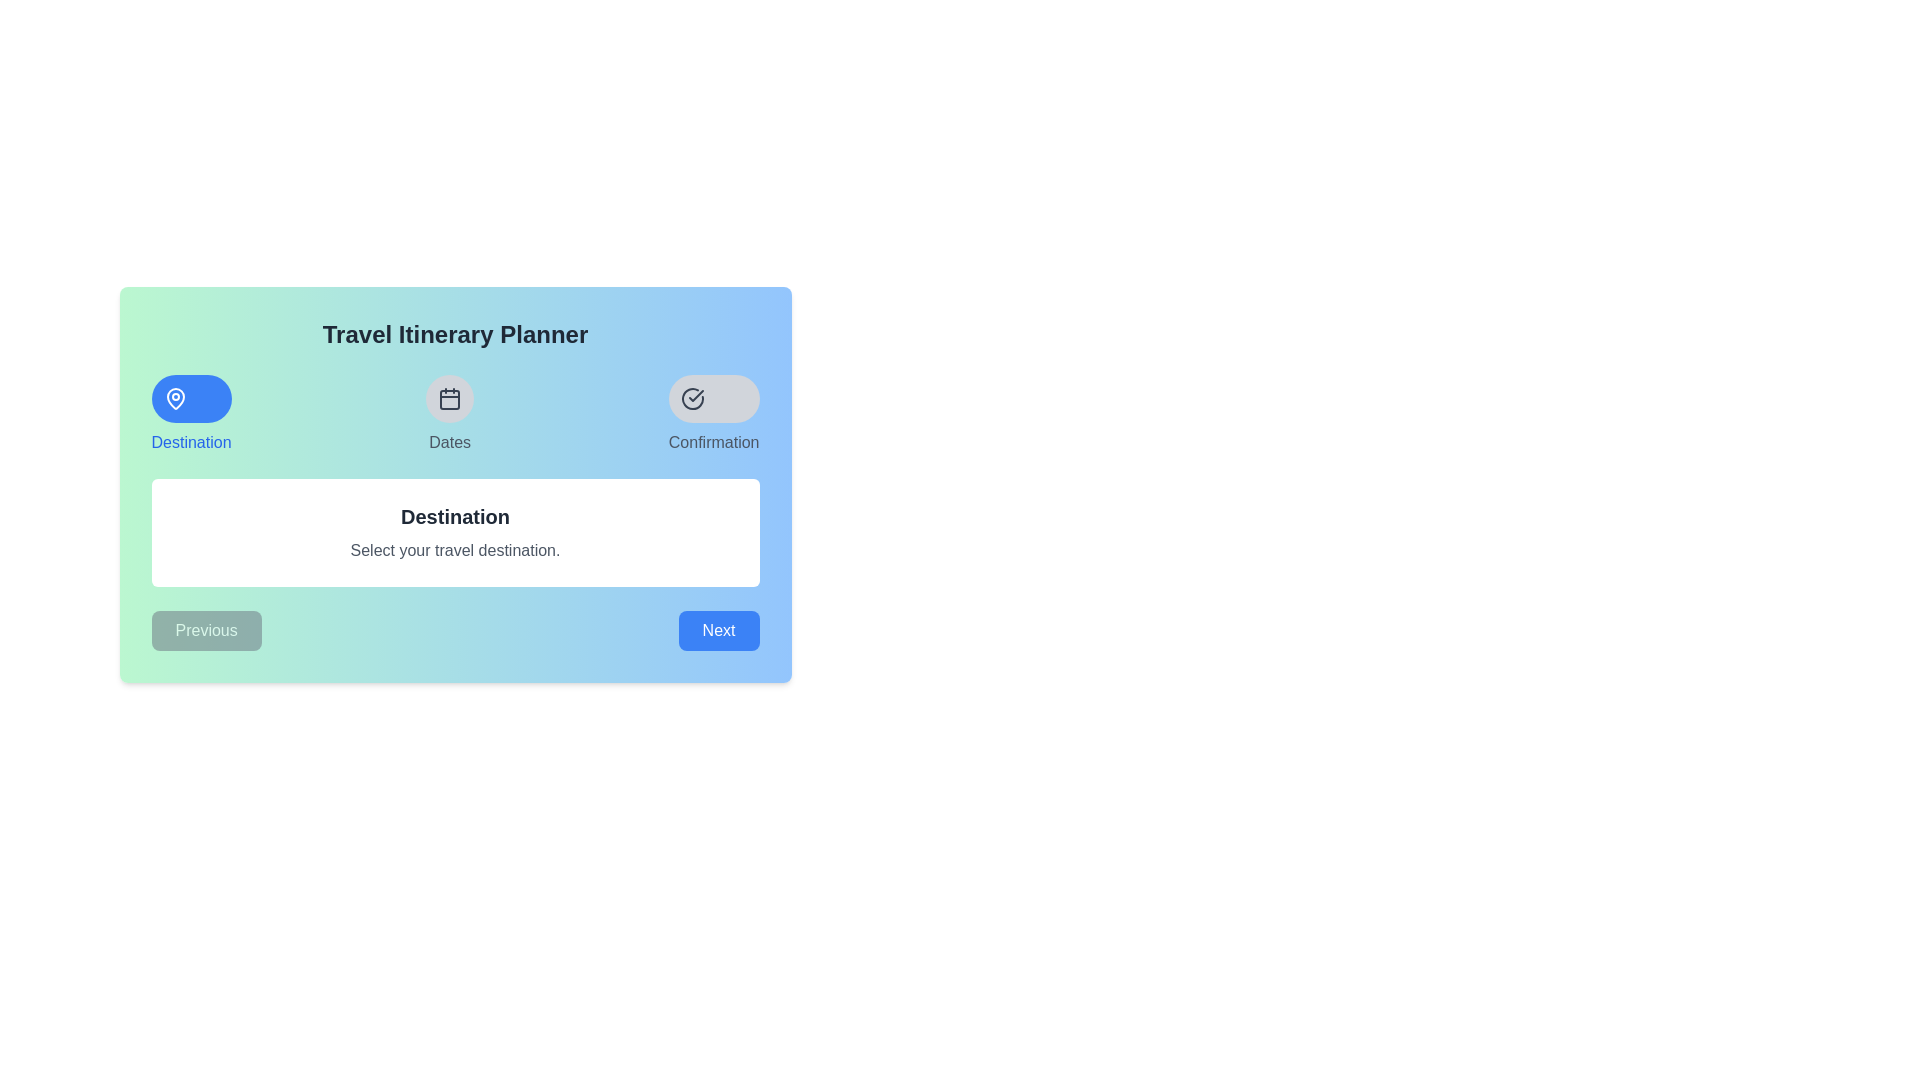 The height and width of the screenshot is (1080, 1920). I want to click on the text label displaying 'Dates' which is positioned below the calendar icon in the top center of the interface, so click(449, 442).